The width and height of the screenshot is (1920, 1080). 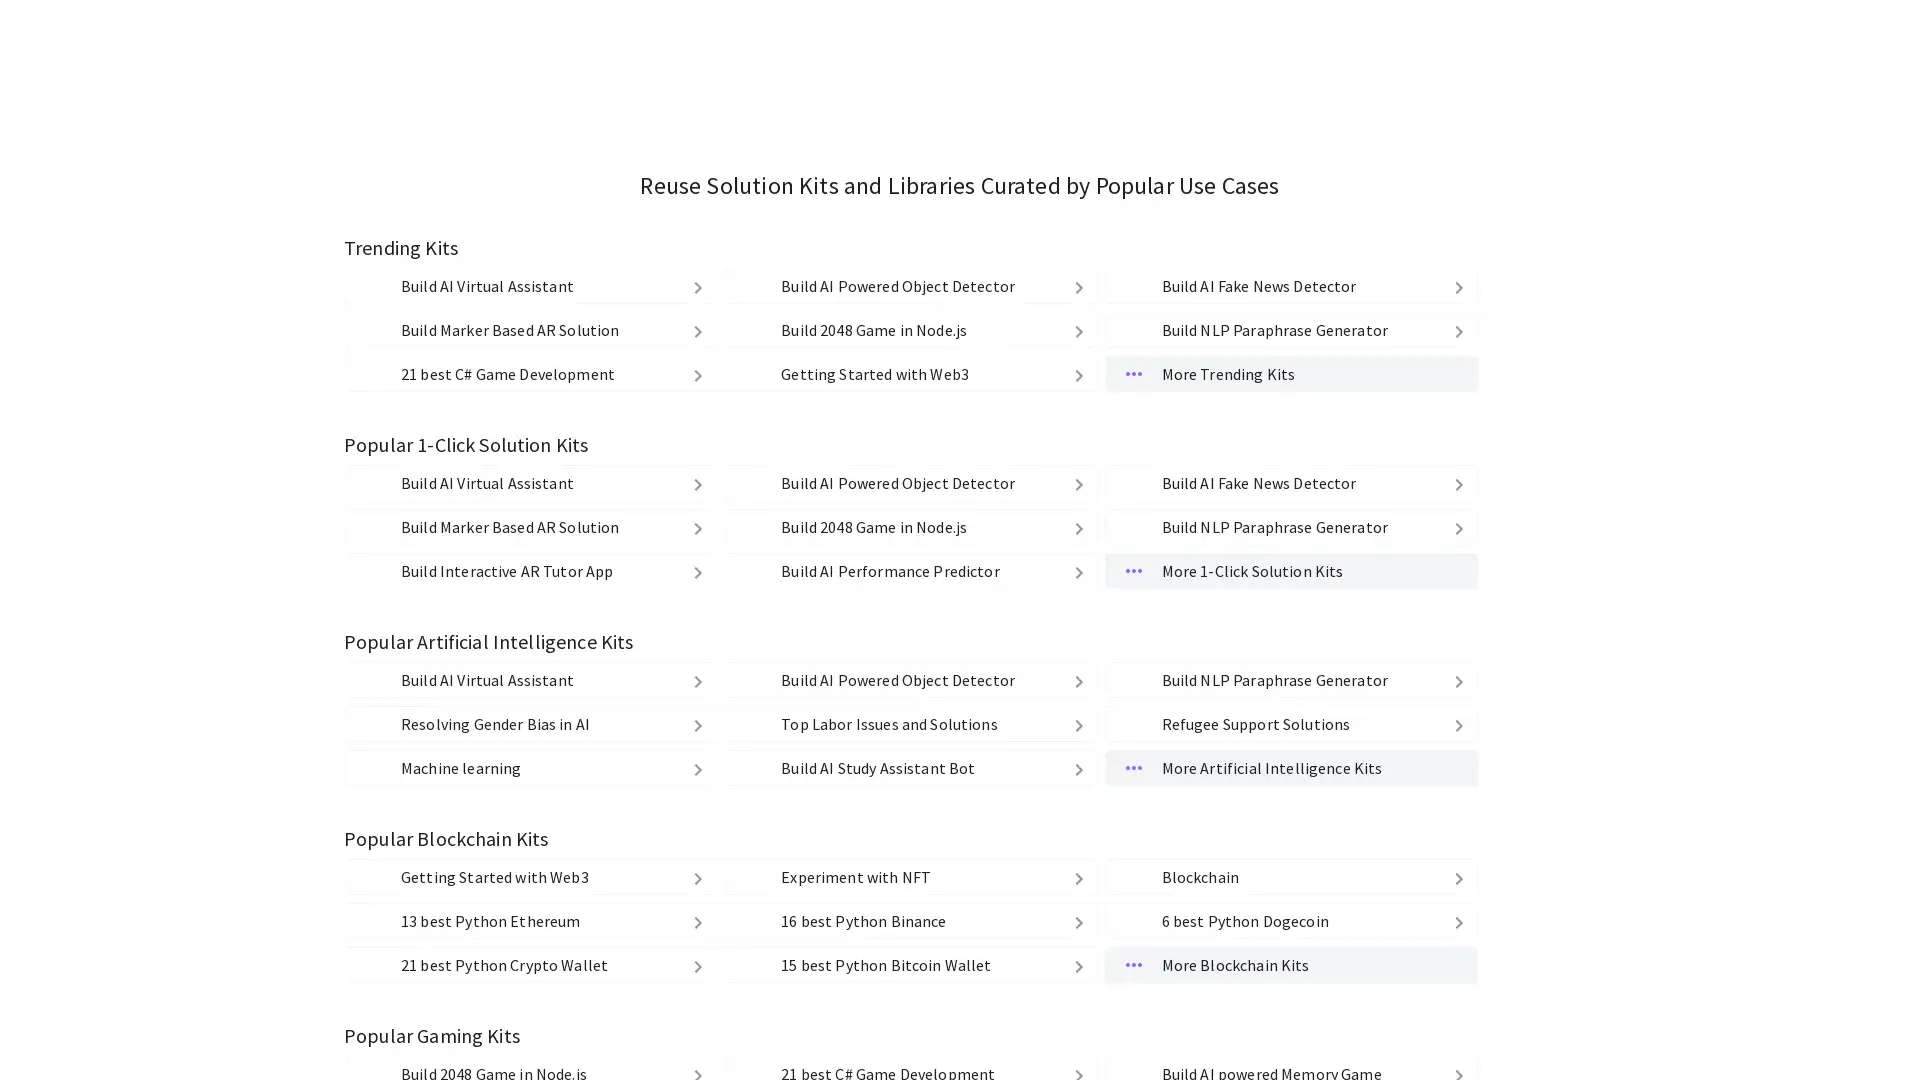 I want to click on delete, so click(x=1458, y=833).